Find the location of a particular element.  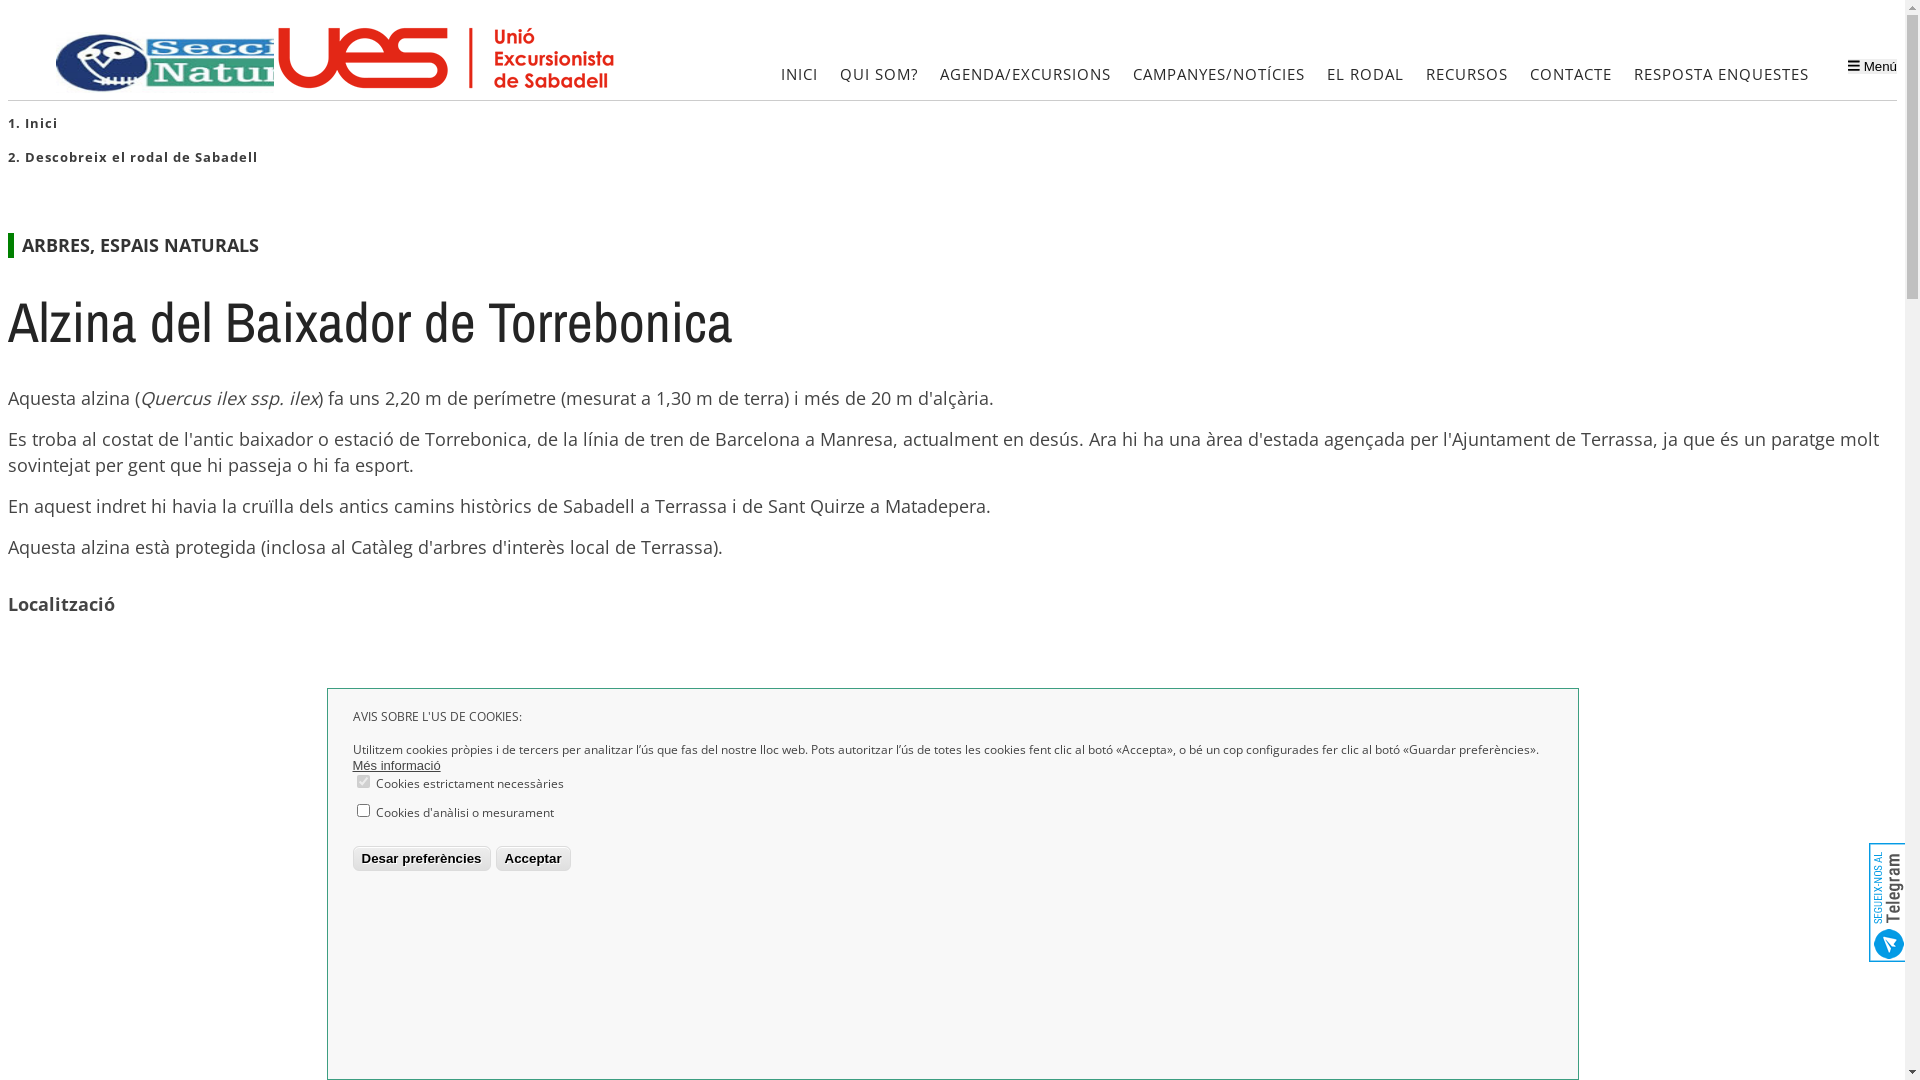

'RESPOSTA ENQUESTES' is located at coordinates (1720, 74).